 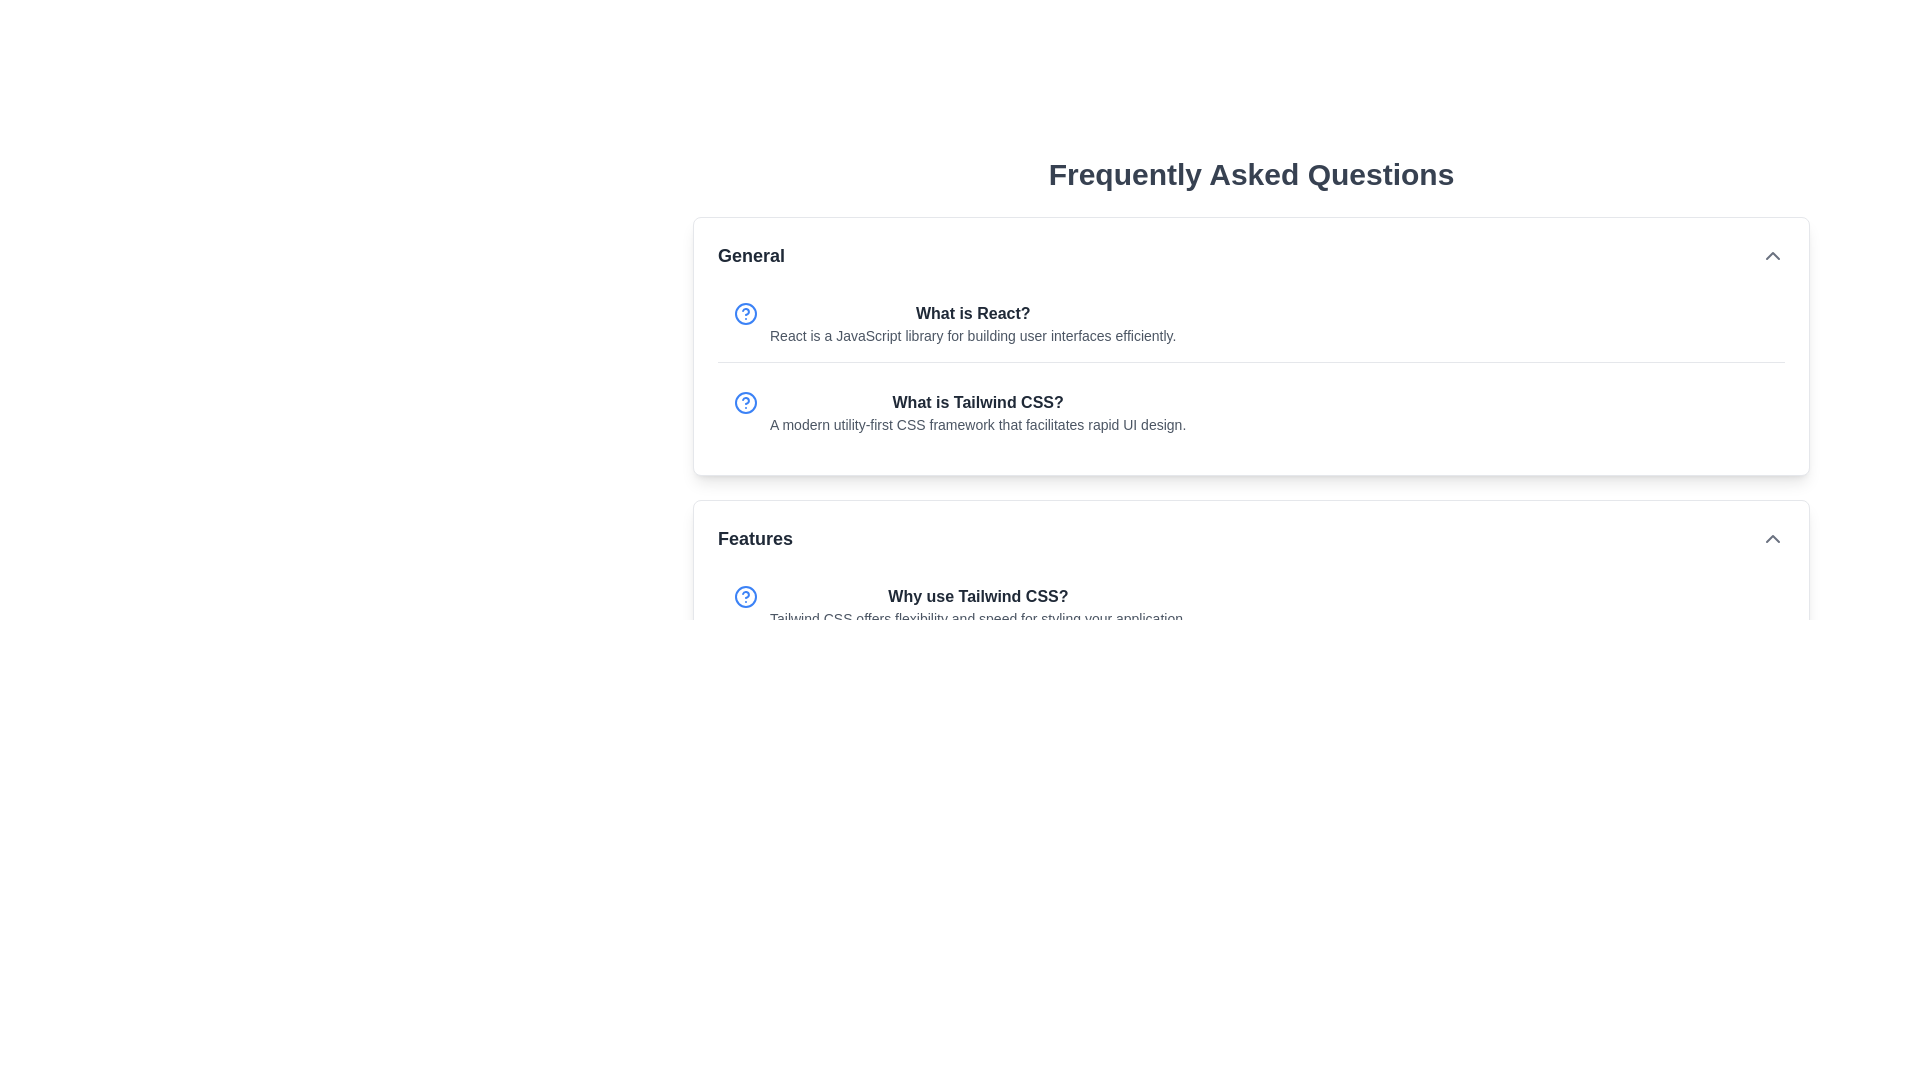 What do you see at coordinates (754, 538) in the screenshot?
I see `the bold and prominent text label displaying 'Features', which is styled with a large font size and dark gray color, located within a collapsible list item` at bounding box center [754, 538].